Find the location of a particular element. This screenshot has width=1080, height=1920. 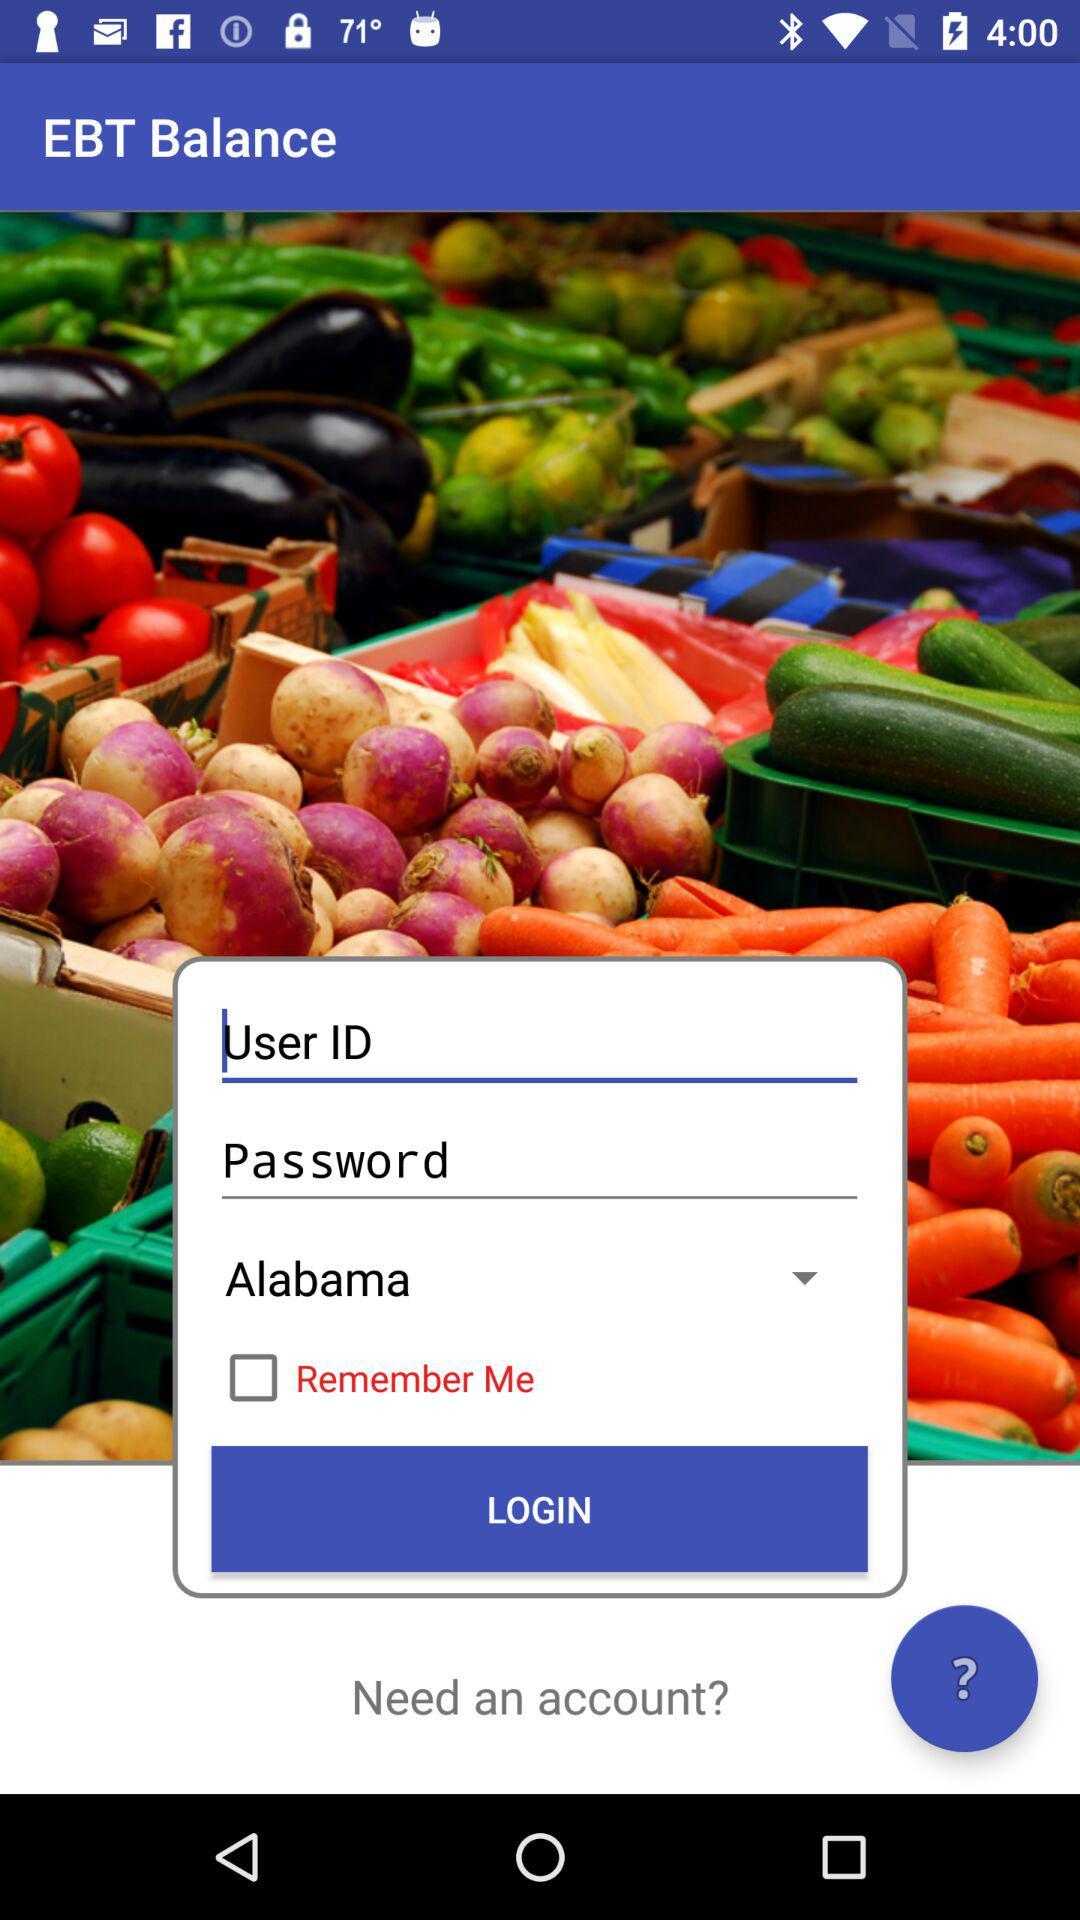

icon above the need an account? is located at coordinates (538, 1508).